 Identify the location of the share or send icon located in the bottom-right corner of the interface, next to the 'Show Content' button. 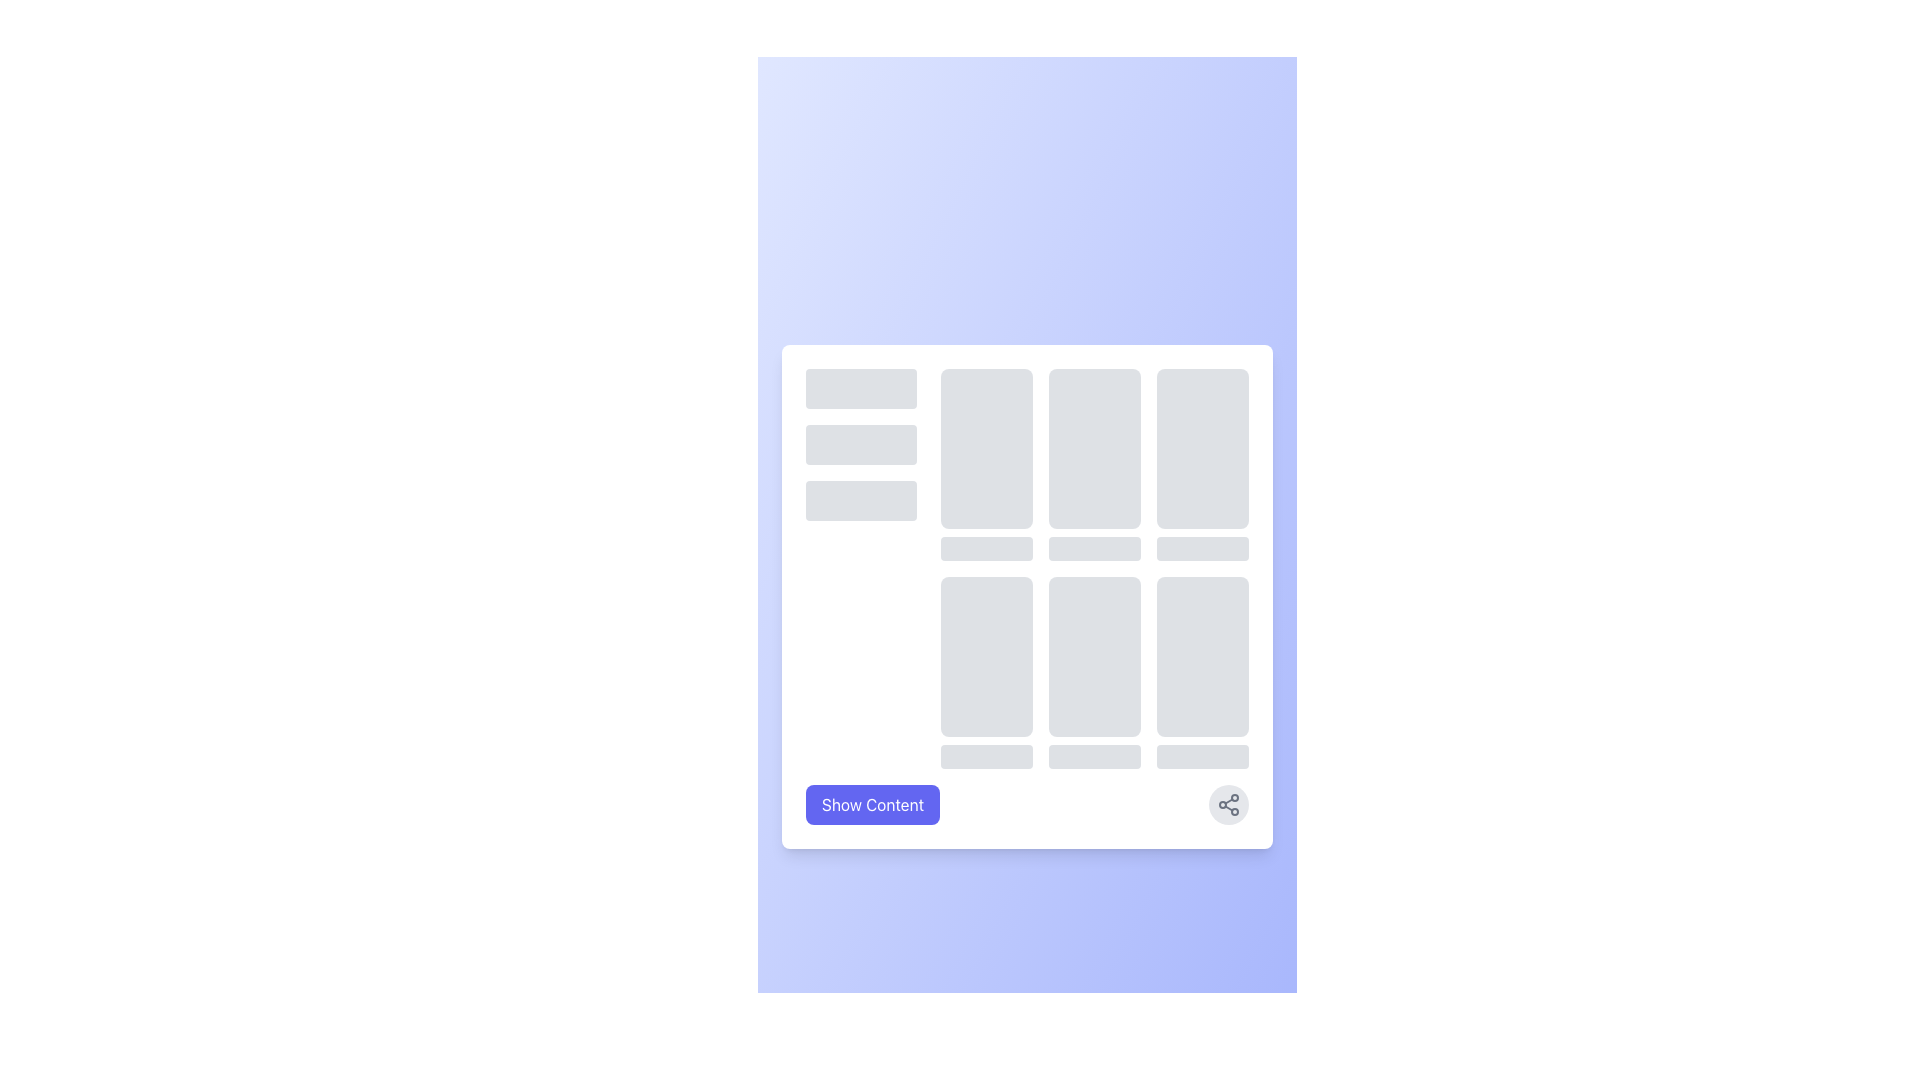
(1227, 804).